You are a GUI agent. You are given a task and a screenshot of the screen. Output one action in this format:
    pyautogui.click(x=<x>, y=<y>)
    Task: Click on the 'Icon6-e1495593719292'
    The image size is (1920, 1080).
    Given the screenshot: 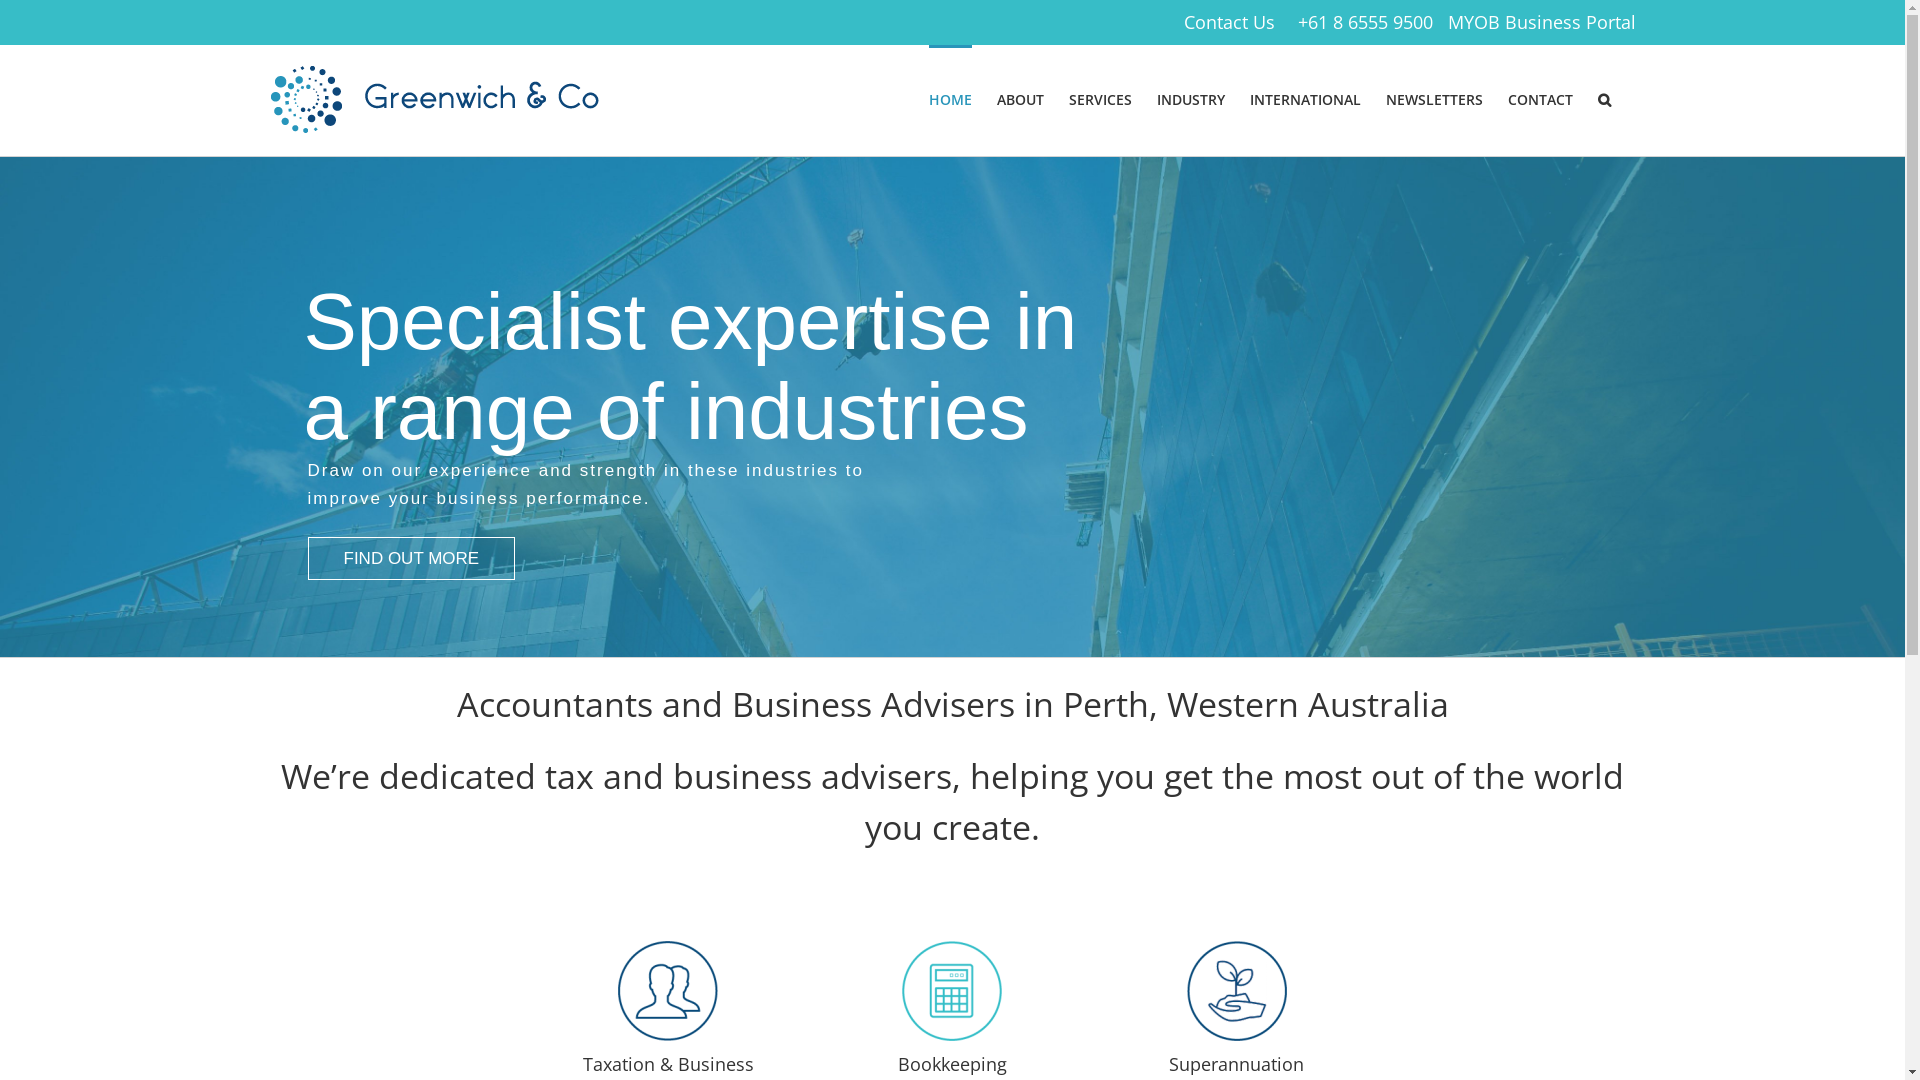 What is the action you would take?
    pyautogui.click(x=1186, y=991)
    